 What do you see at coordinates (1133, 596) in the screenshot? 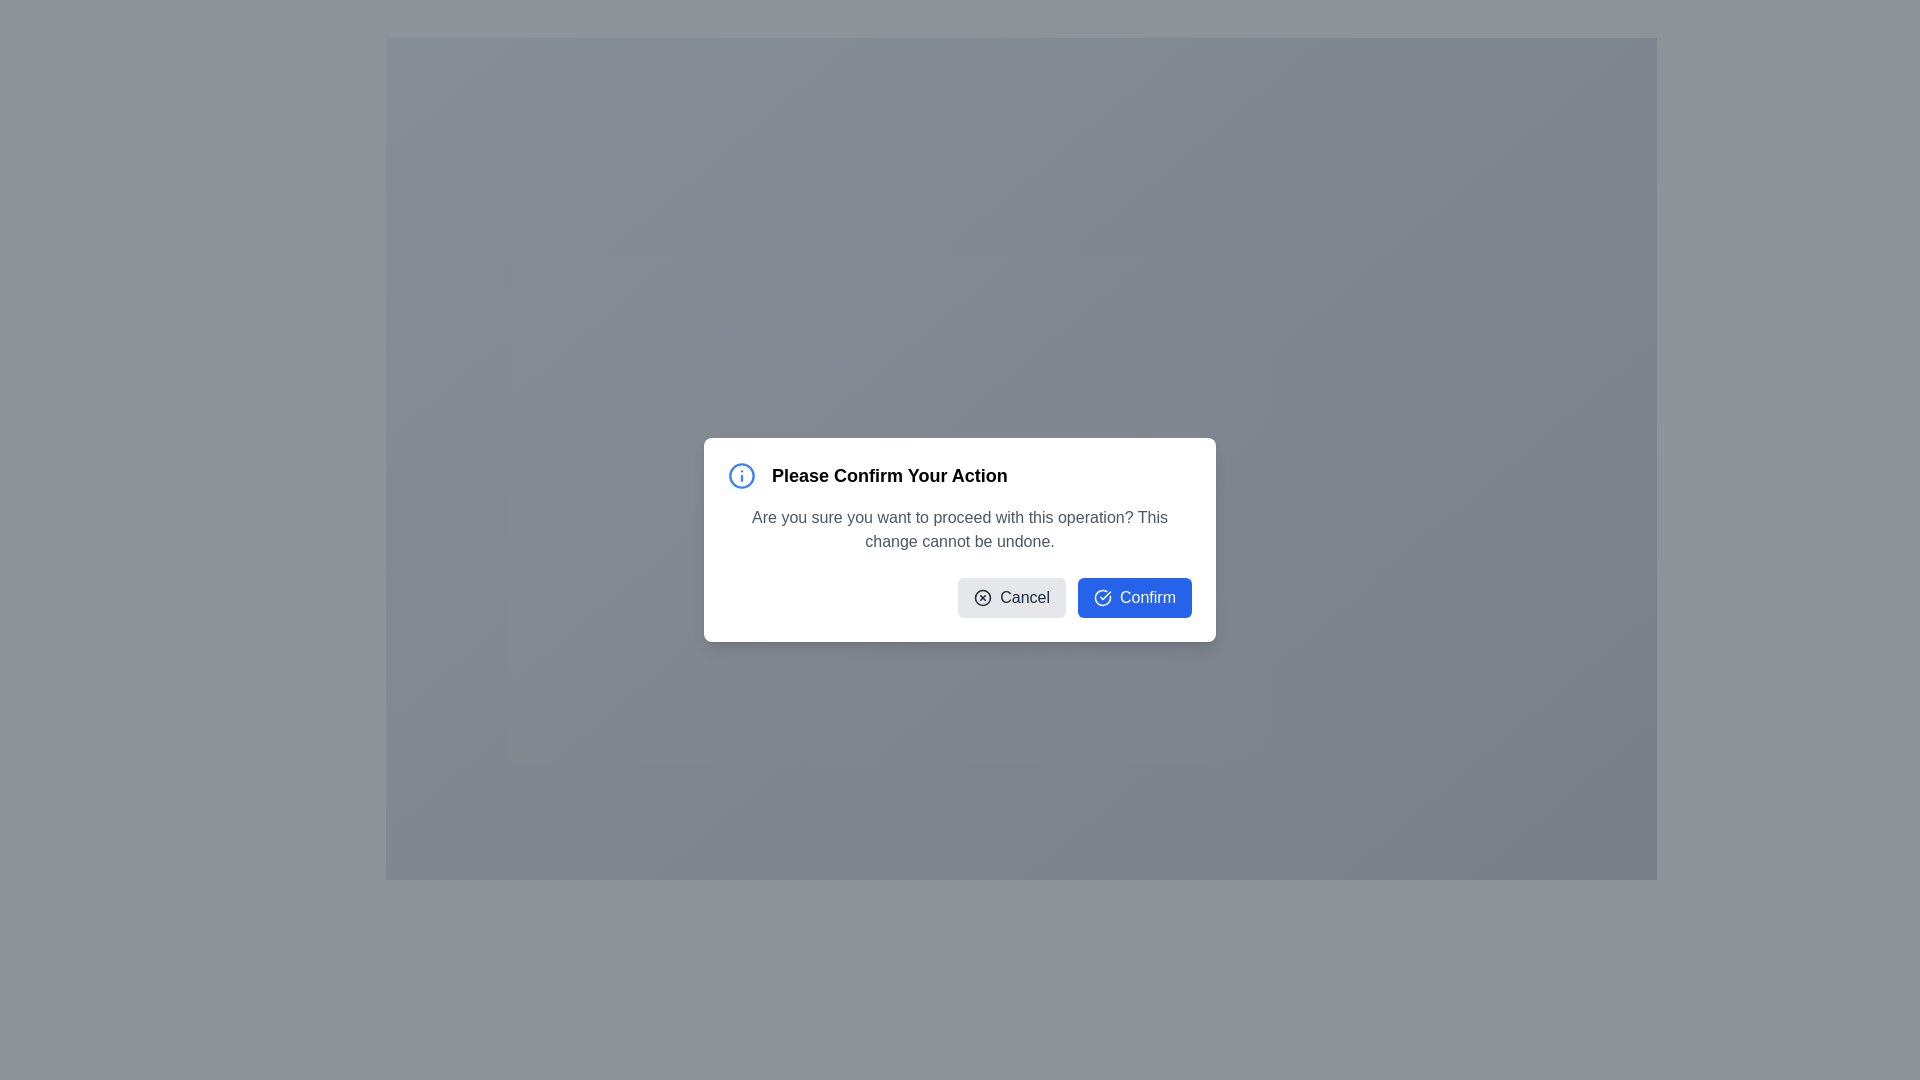
I see `the confirm button located in the bottom-right section of the modal dialog to confirm the action` at bounding box center [1133, 596].